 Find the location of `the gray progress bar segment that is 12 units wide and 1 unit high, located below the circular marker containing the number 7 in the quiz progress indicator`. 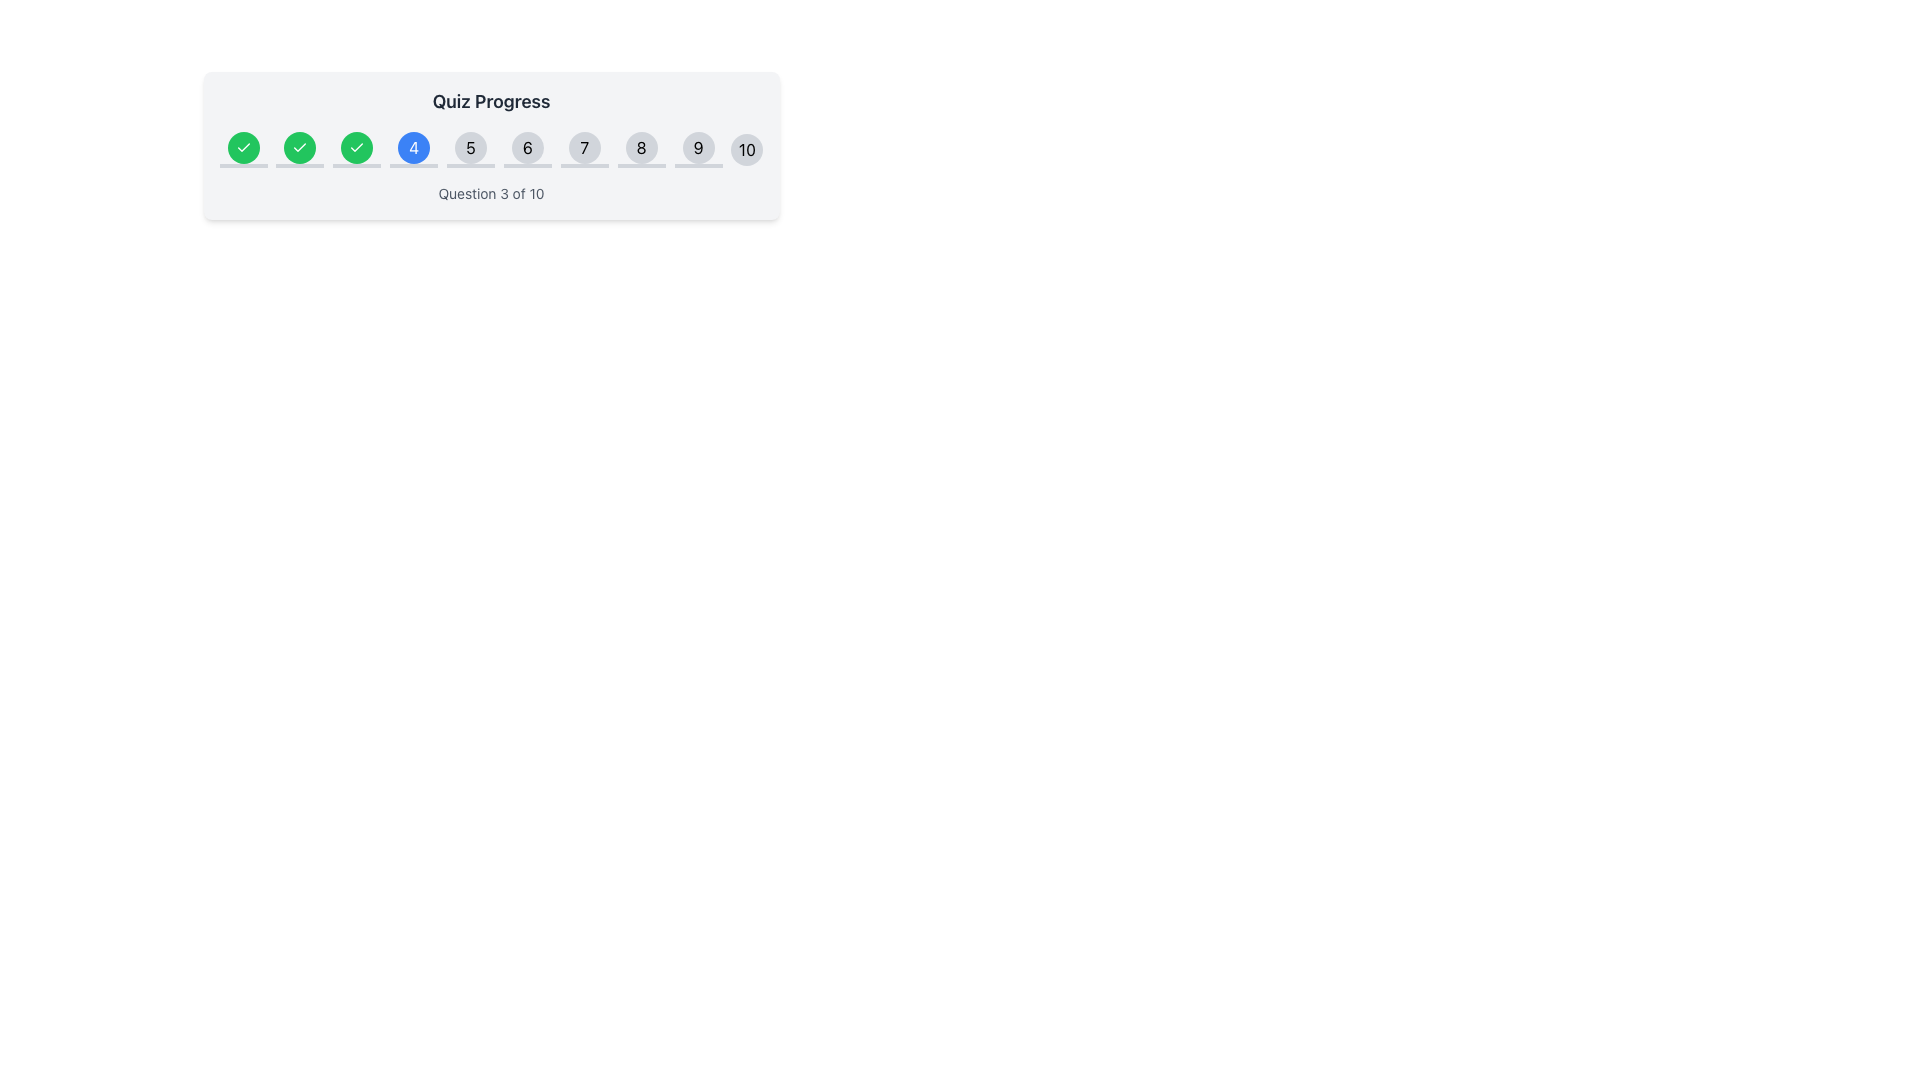

the gray progress bar segment that is 12 units wide and 1 unit high, located below the circular marker containing the number 7 in the quiz progress indicator is located at coordinates (583, 164).